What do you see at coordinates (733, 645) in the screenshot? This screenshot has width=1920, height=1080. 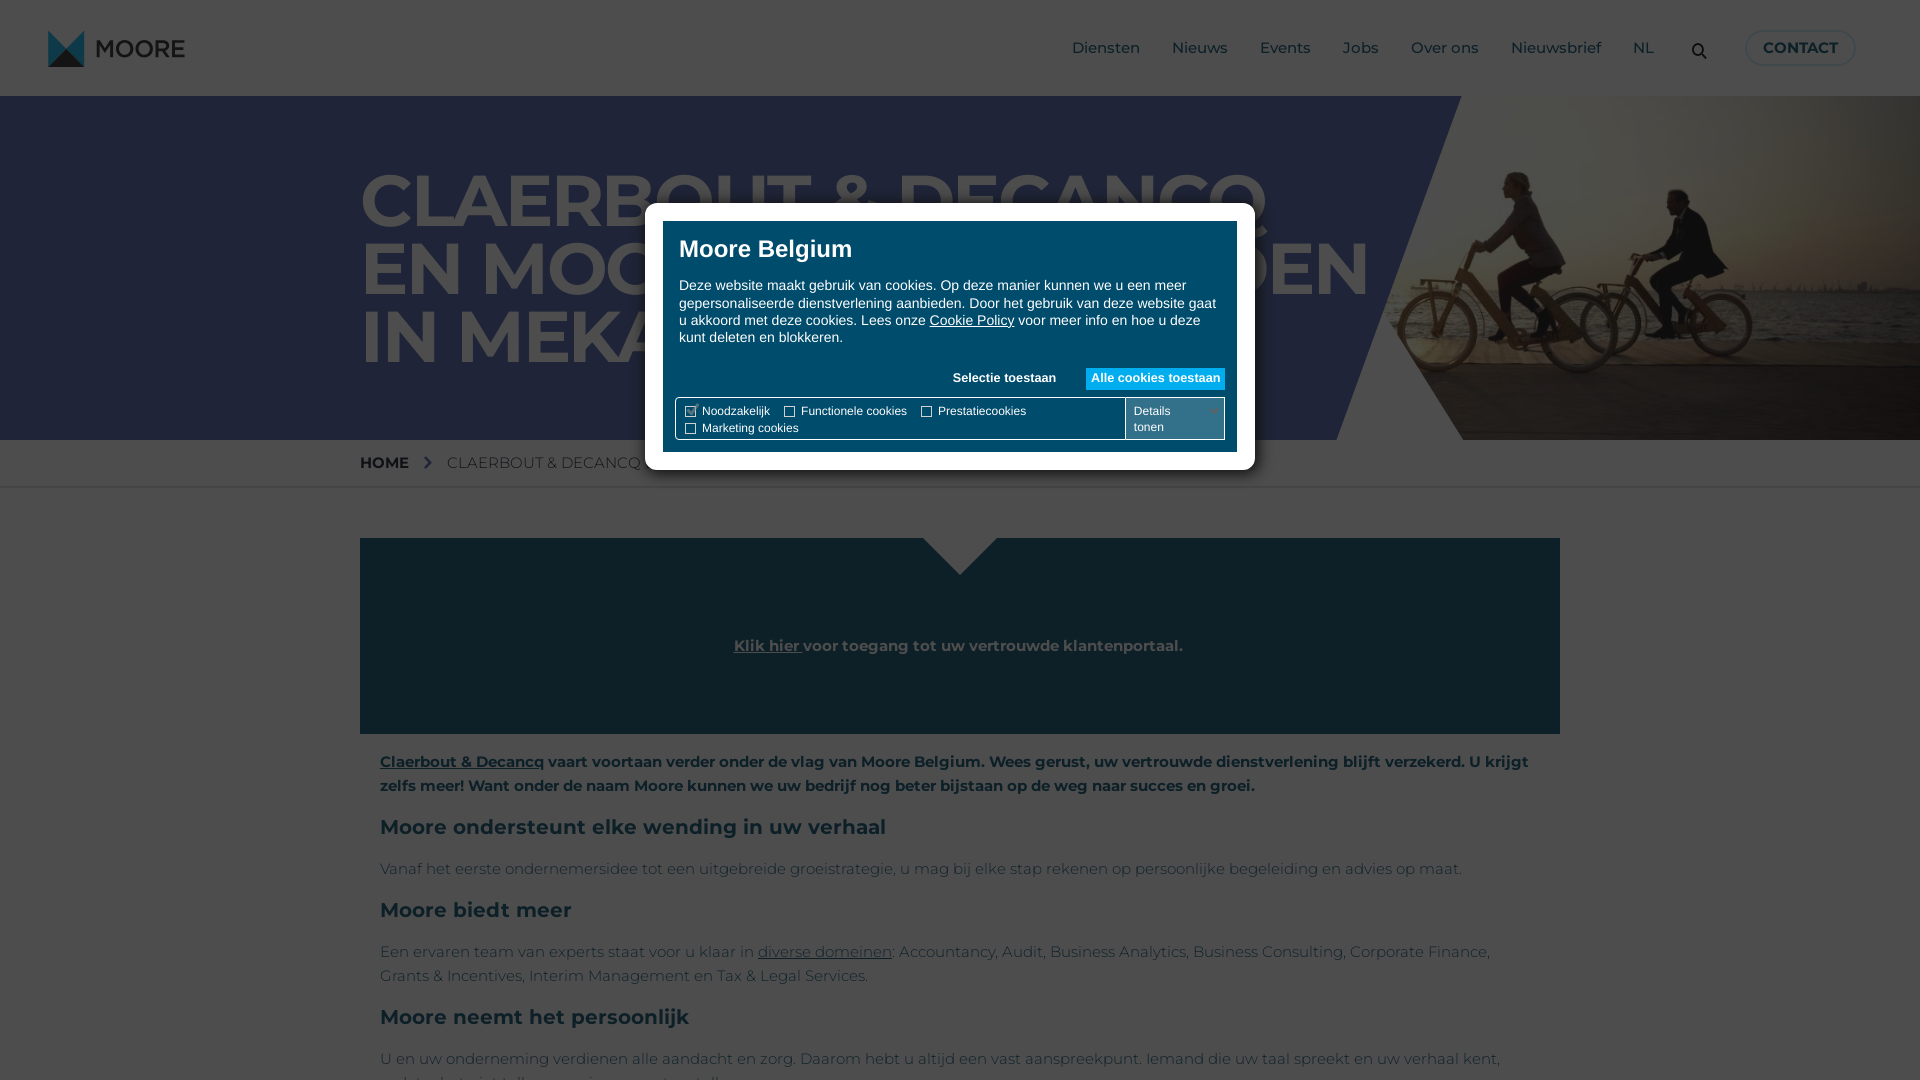 I see `'Klik hier '` at bounding box center [733, 645].